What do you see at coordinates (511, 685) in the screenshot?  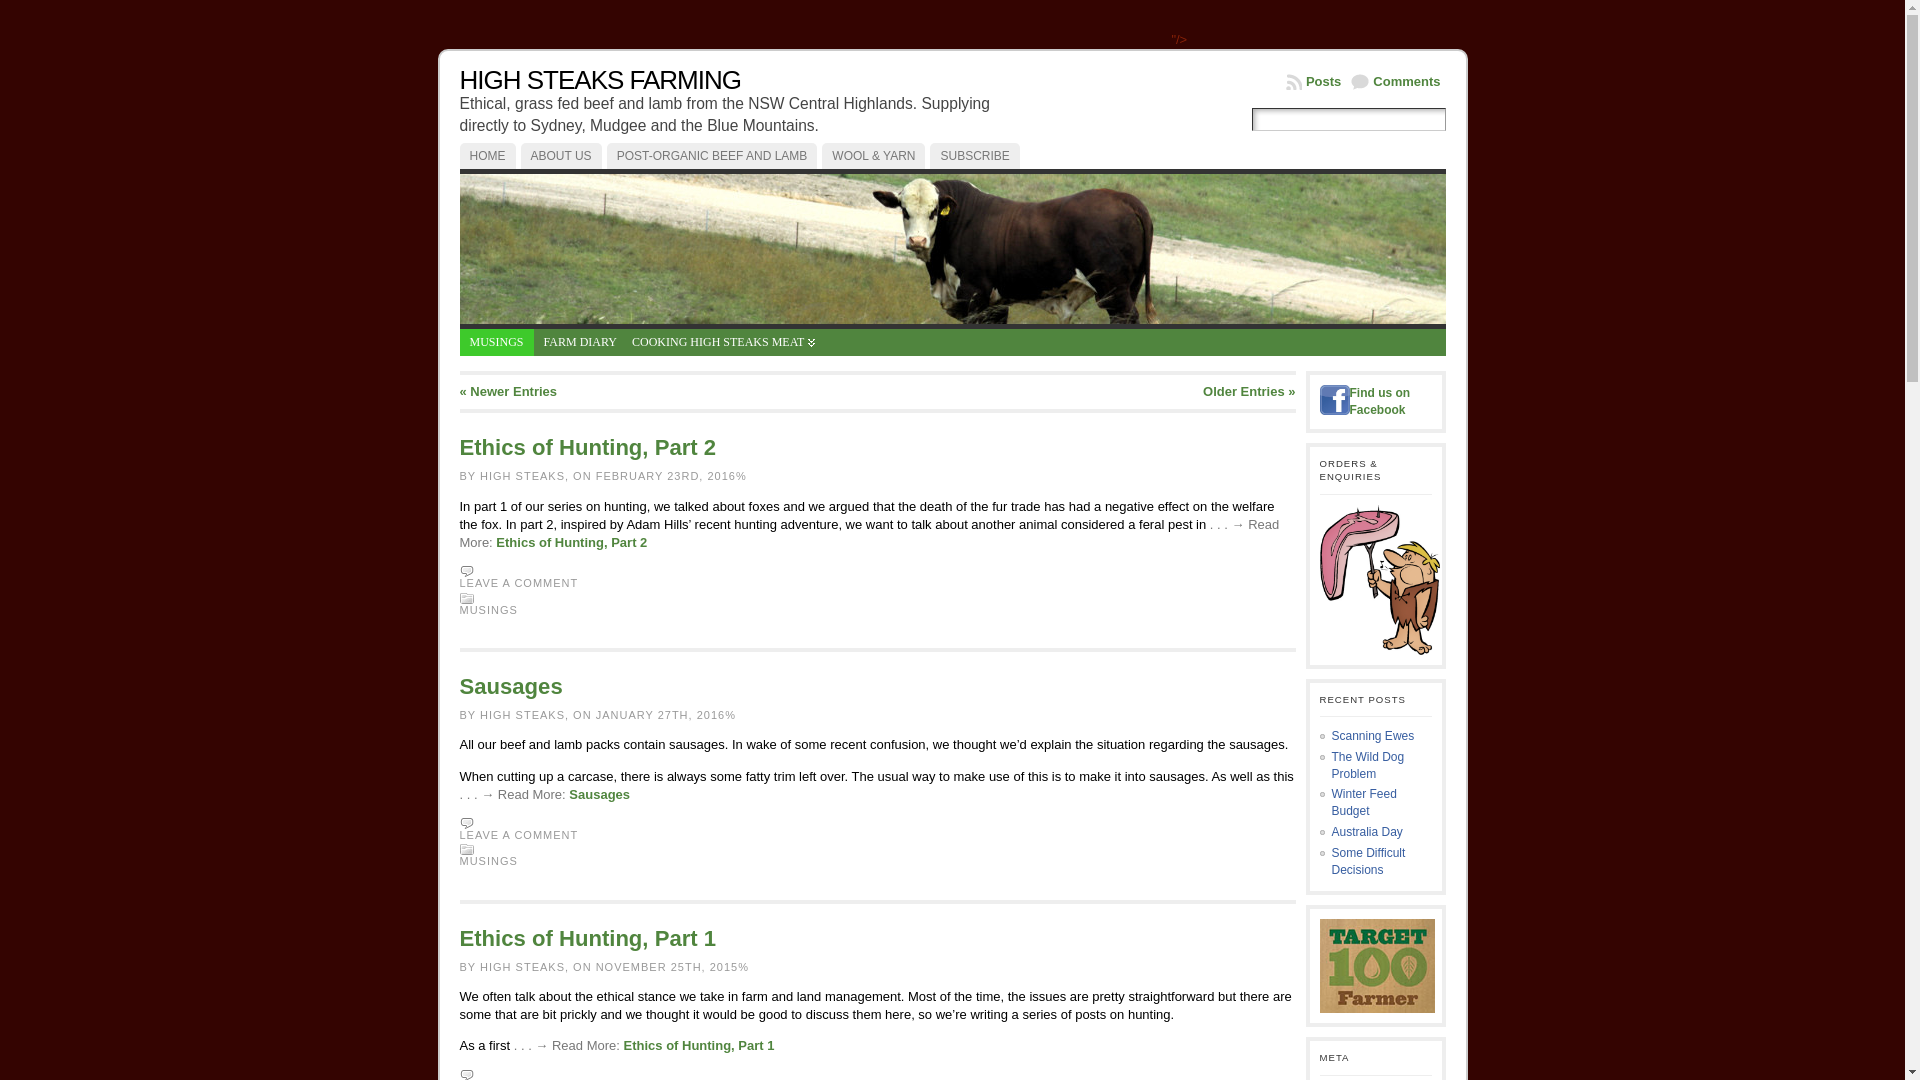 I see `'Sausages'` at bounding box center [511, 685].